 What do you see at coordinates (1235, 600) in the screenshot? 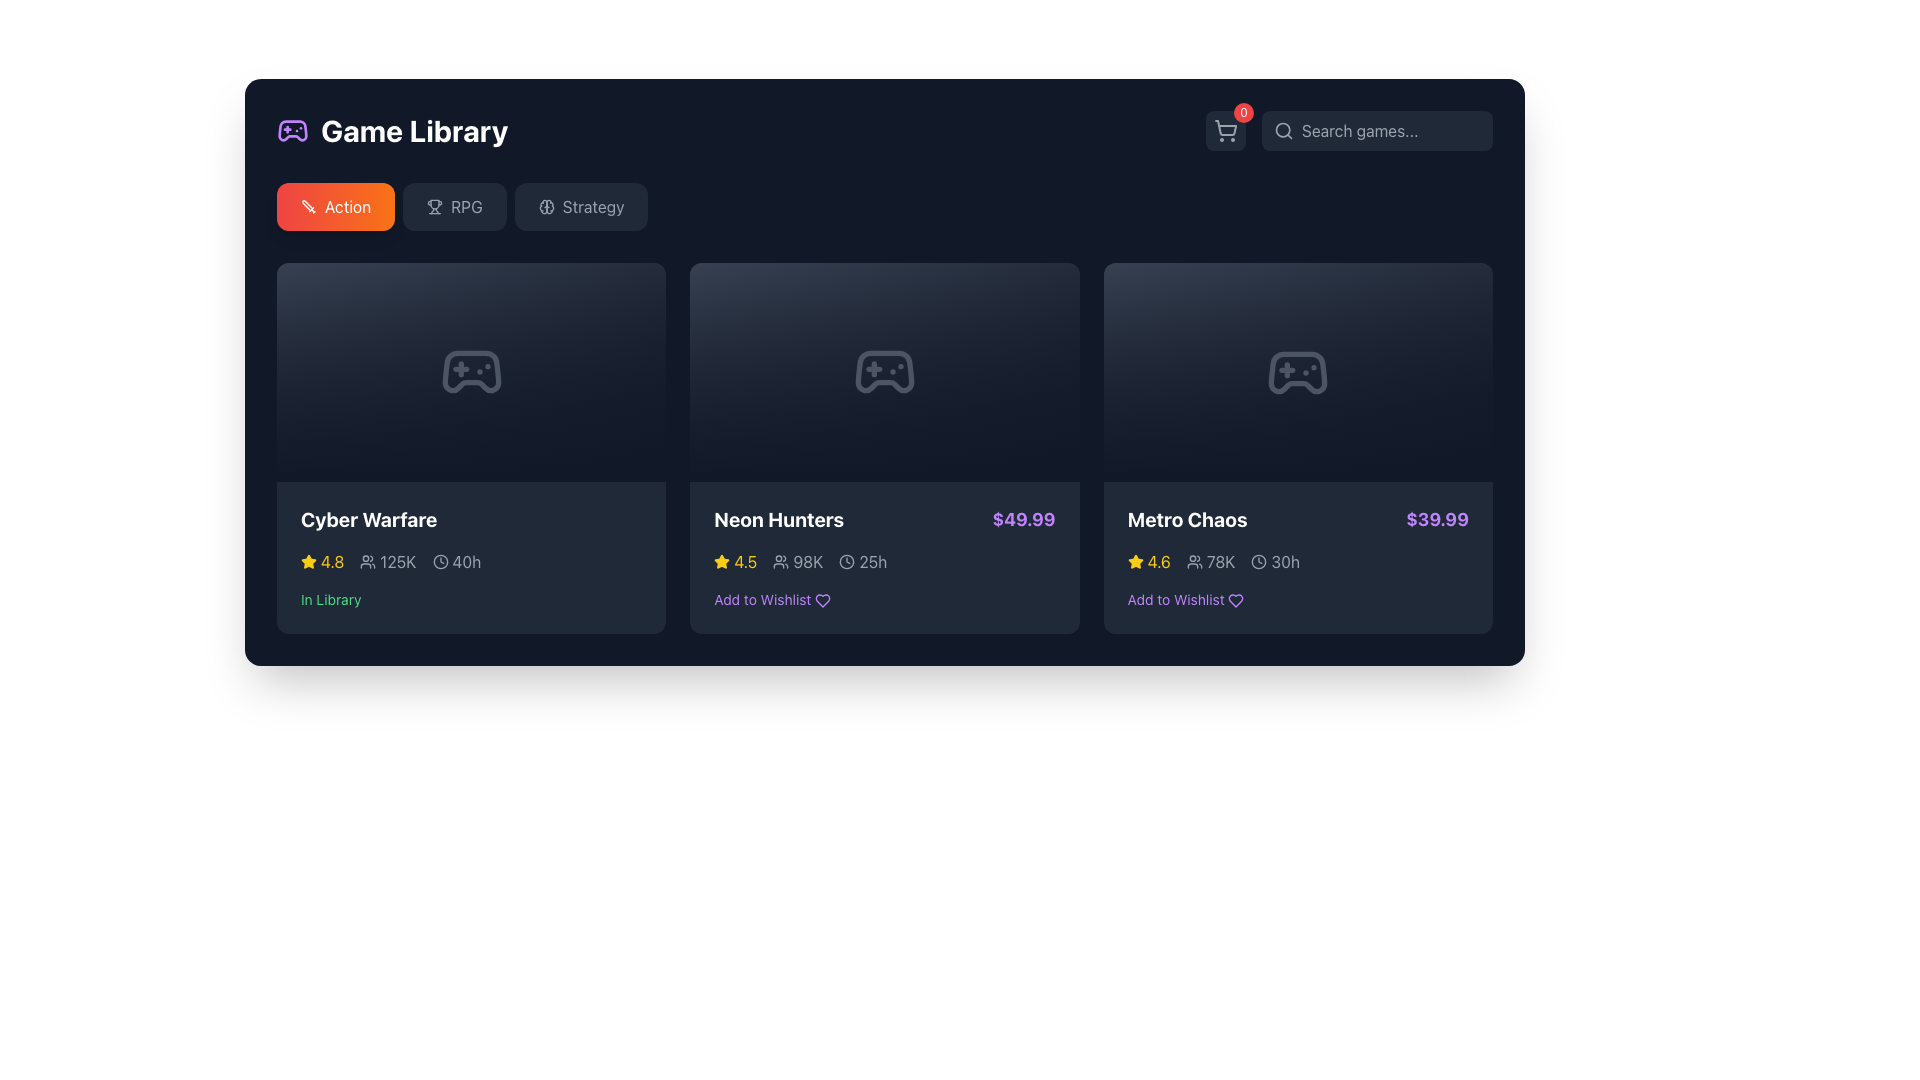
I see `the icon next to the 'Add to Wishlist' text at the bottom right corner of the 'Metro Chaos' card` at bounding box center [1235, 600].